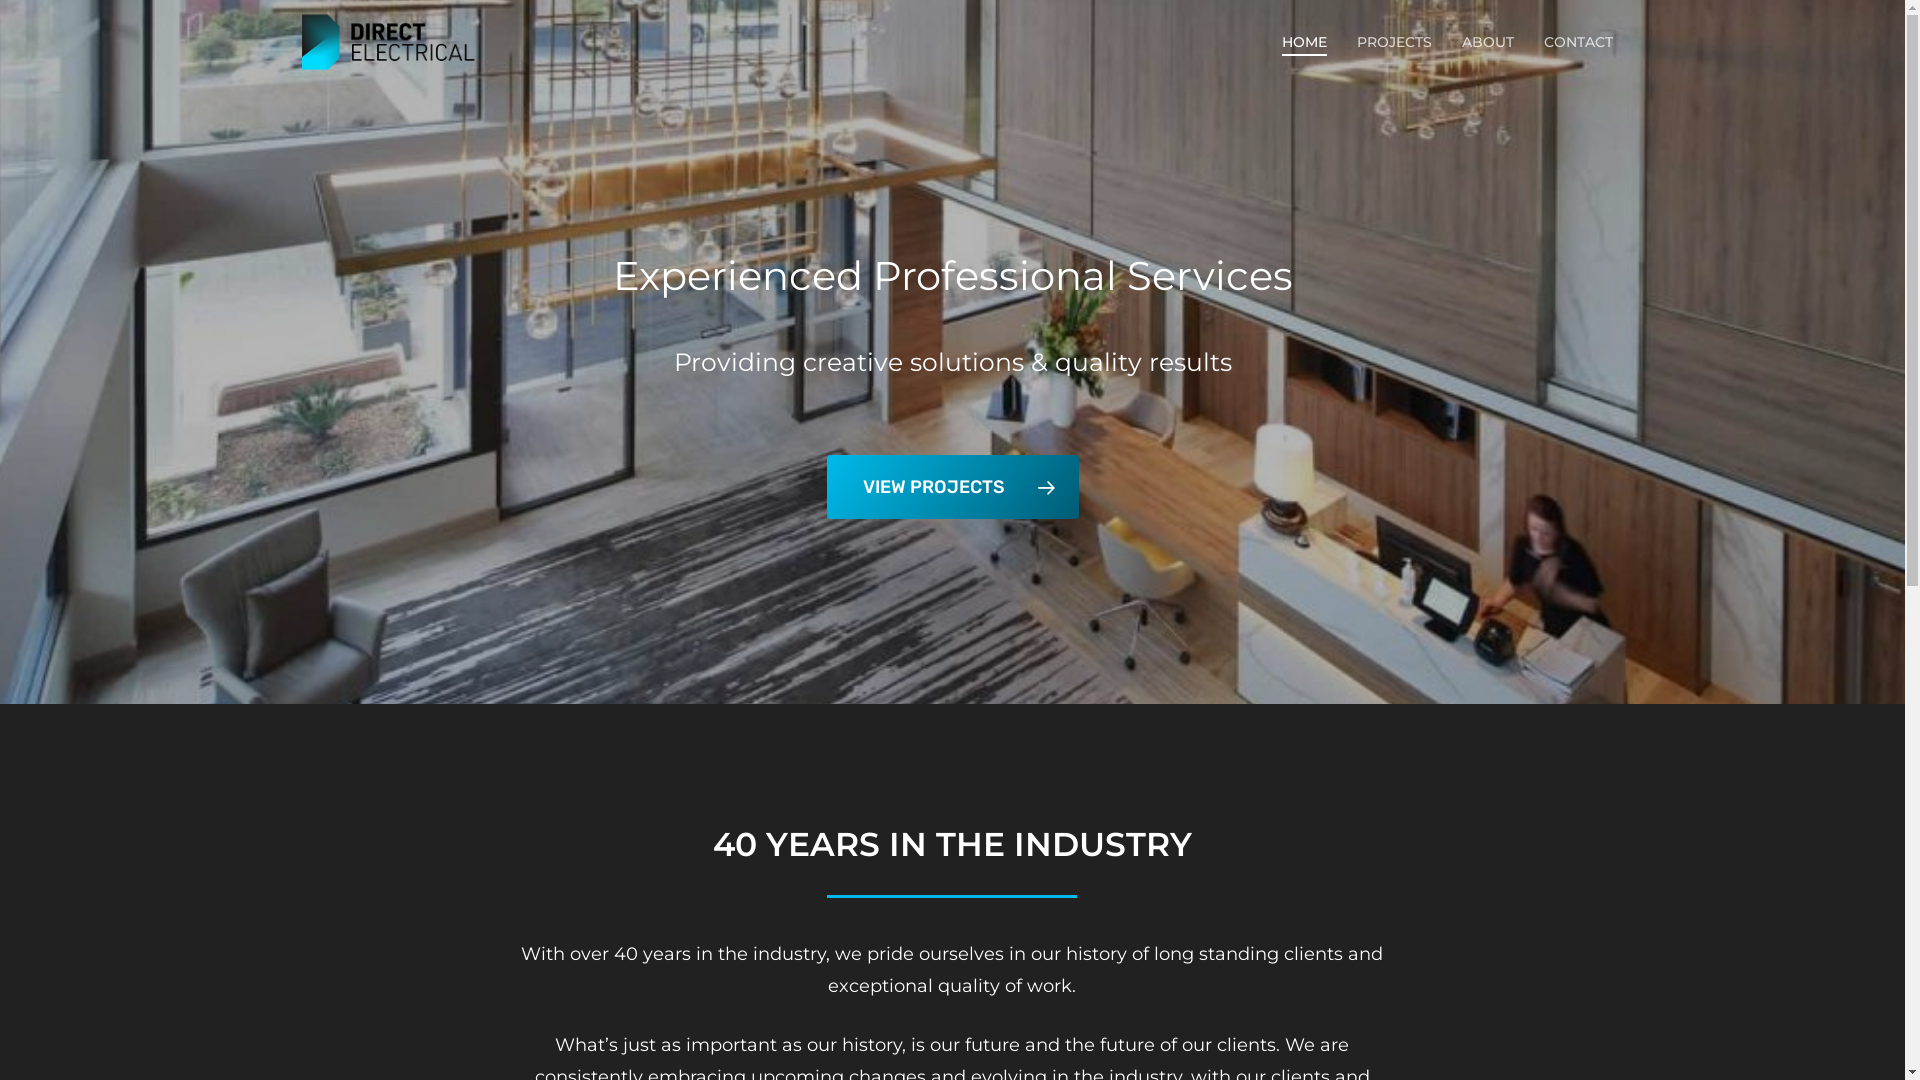  Describe the element at coordinates (1488, 42) in the screenshot. I see `'ABOUT'` at that location.